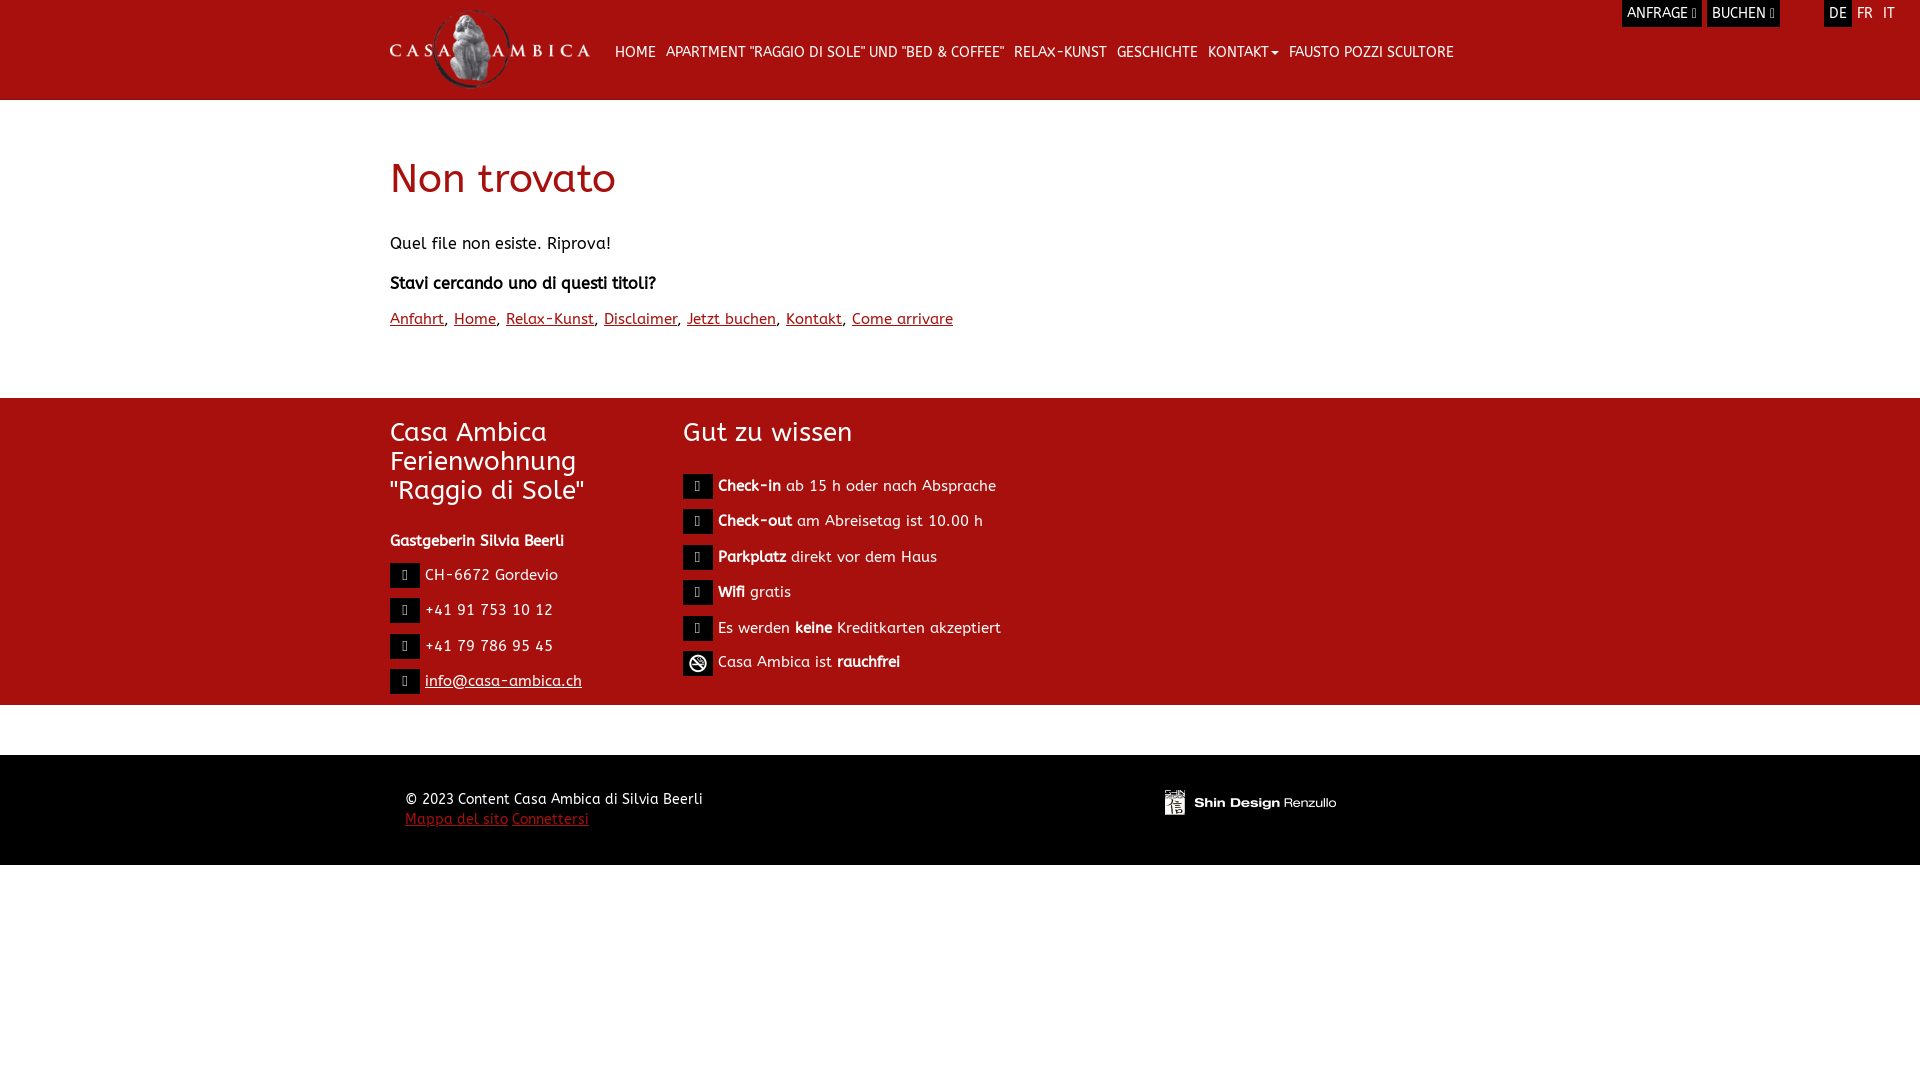 This screenshot has width=1920, height=1080. I want to click on 'Shin Design Renzullo', so click(1249, 801).